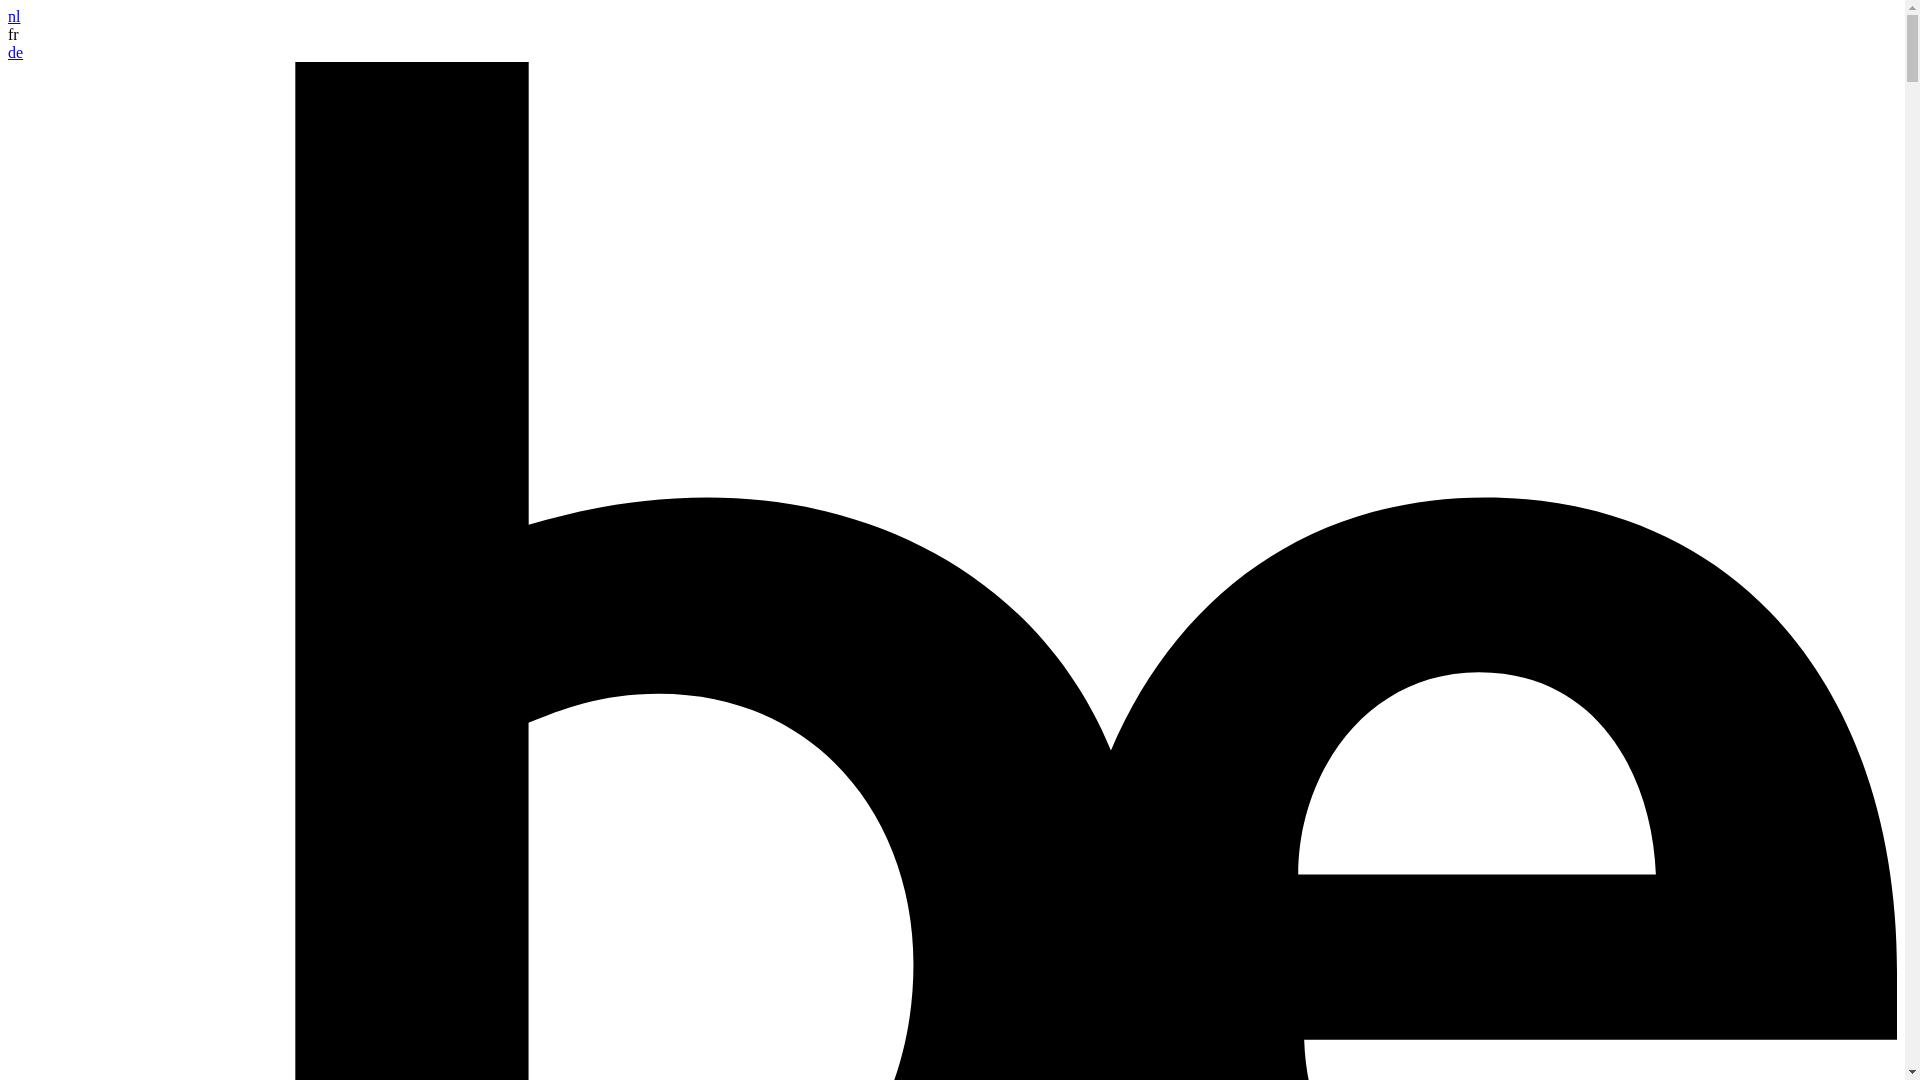 Image resolution: width=1920 pixels, height=1080 pixels. I want to click on 'nl', so click(14, 16).